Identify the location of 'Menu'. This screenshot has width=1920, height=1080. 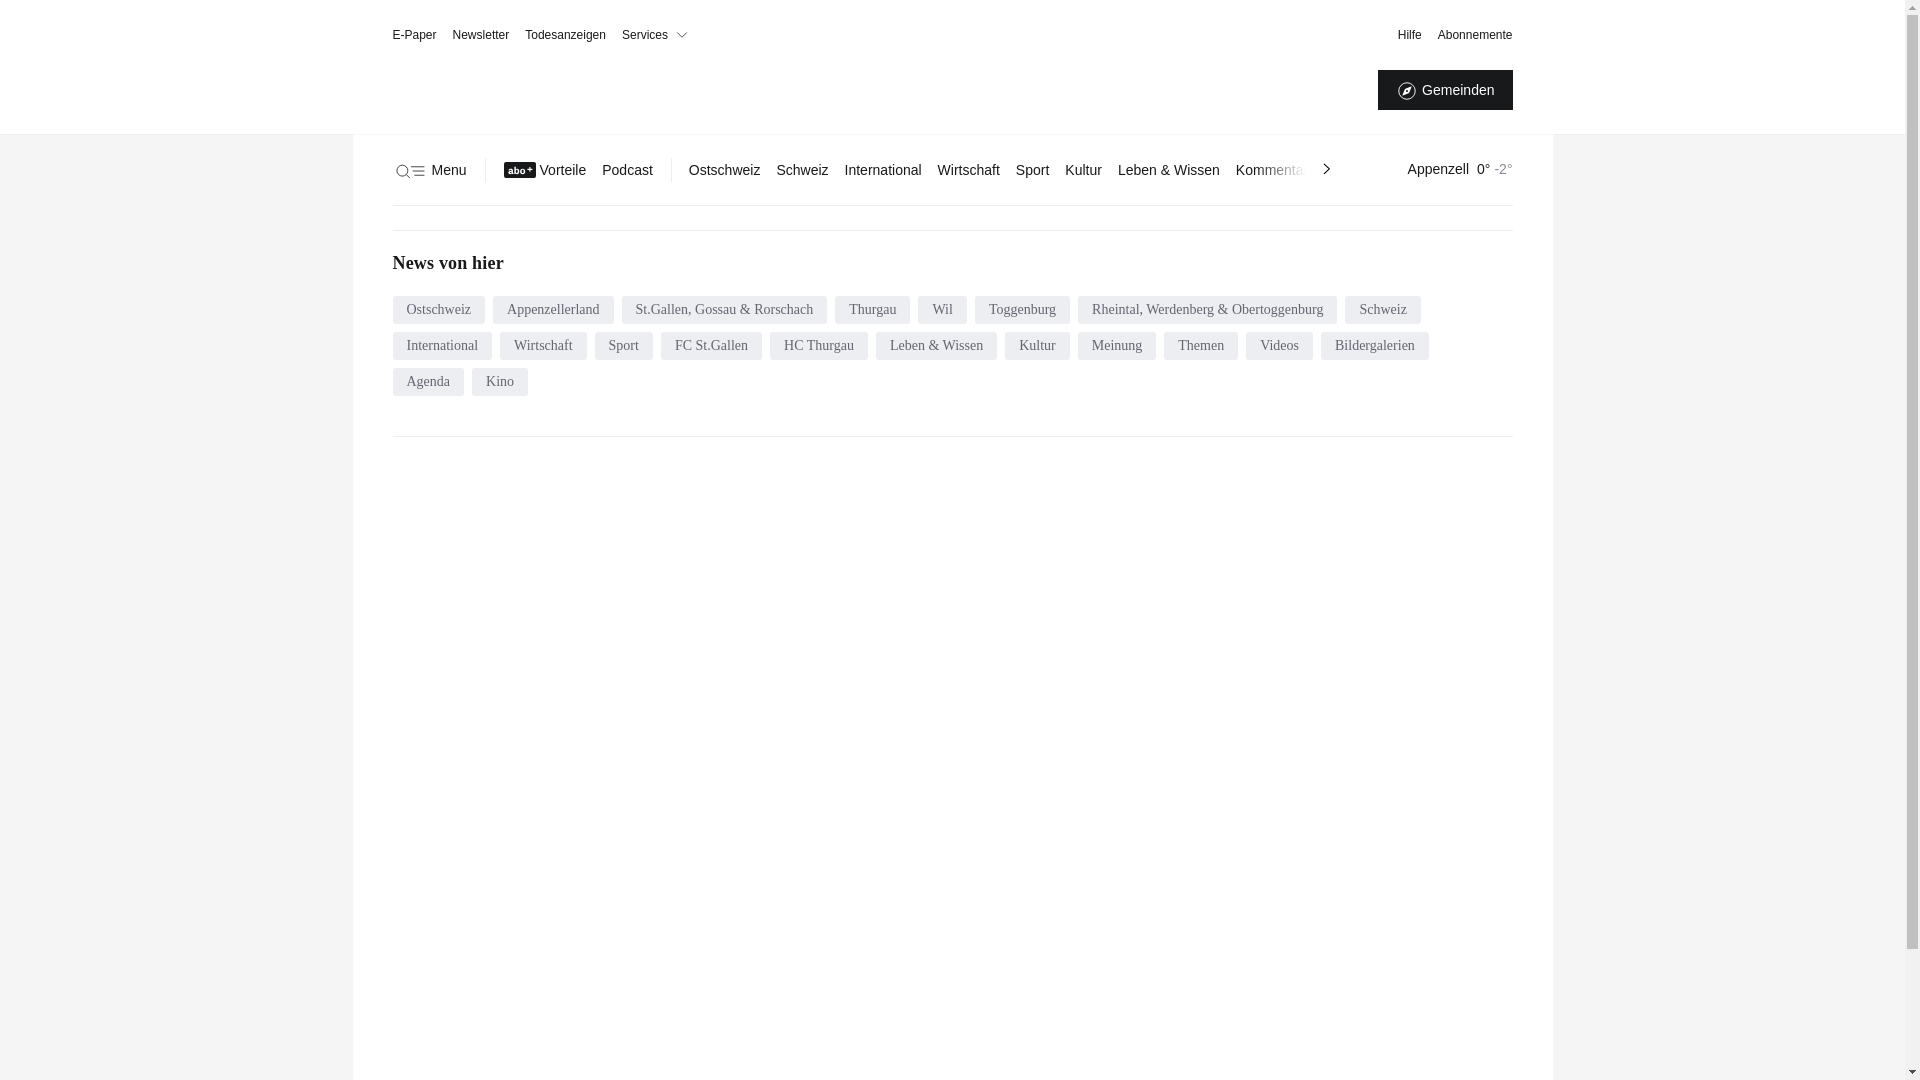
(392, 168).